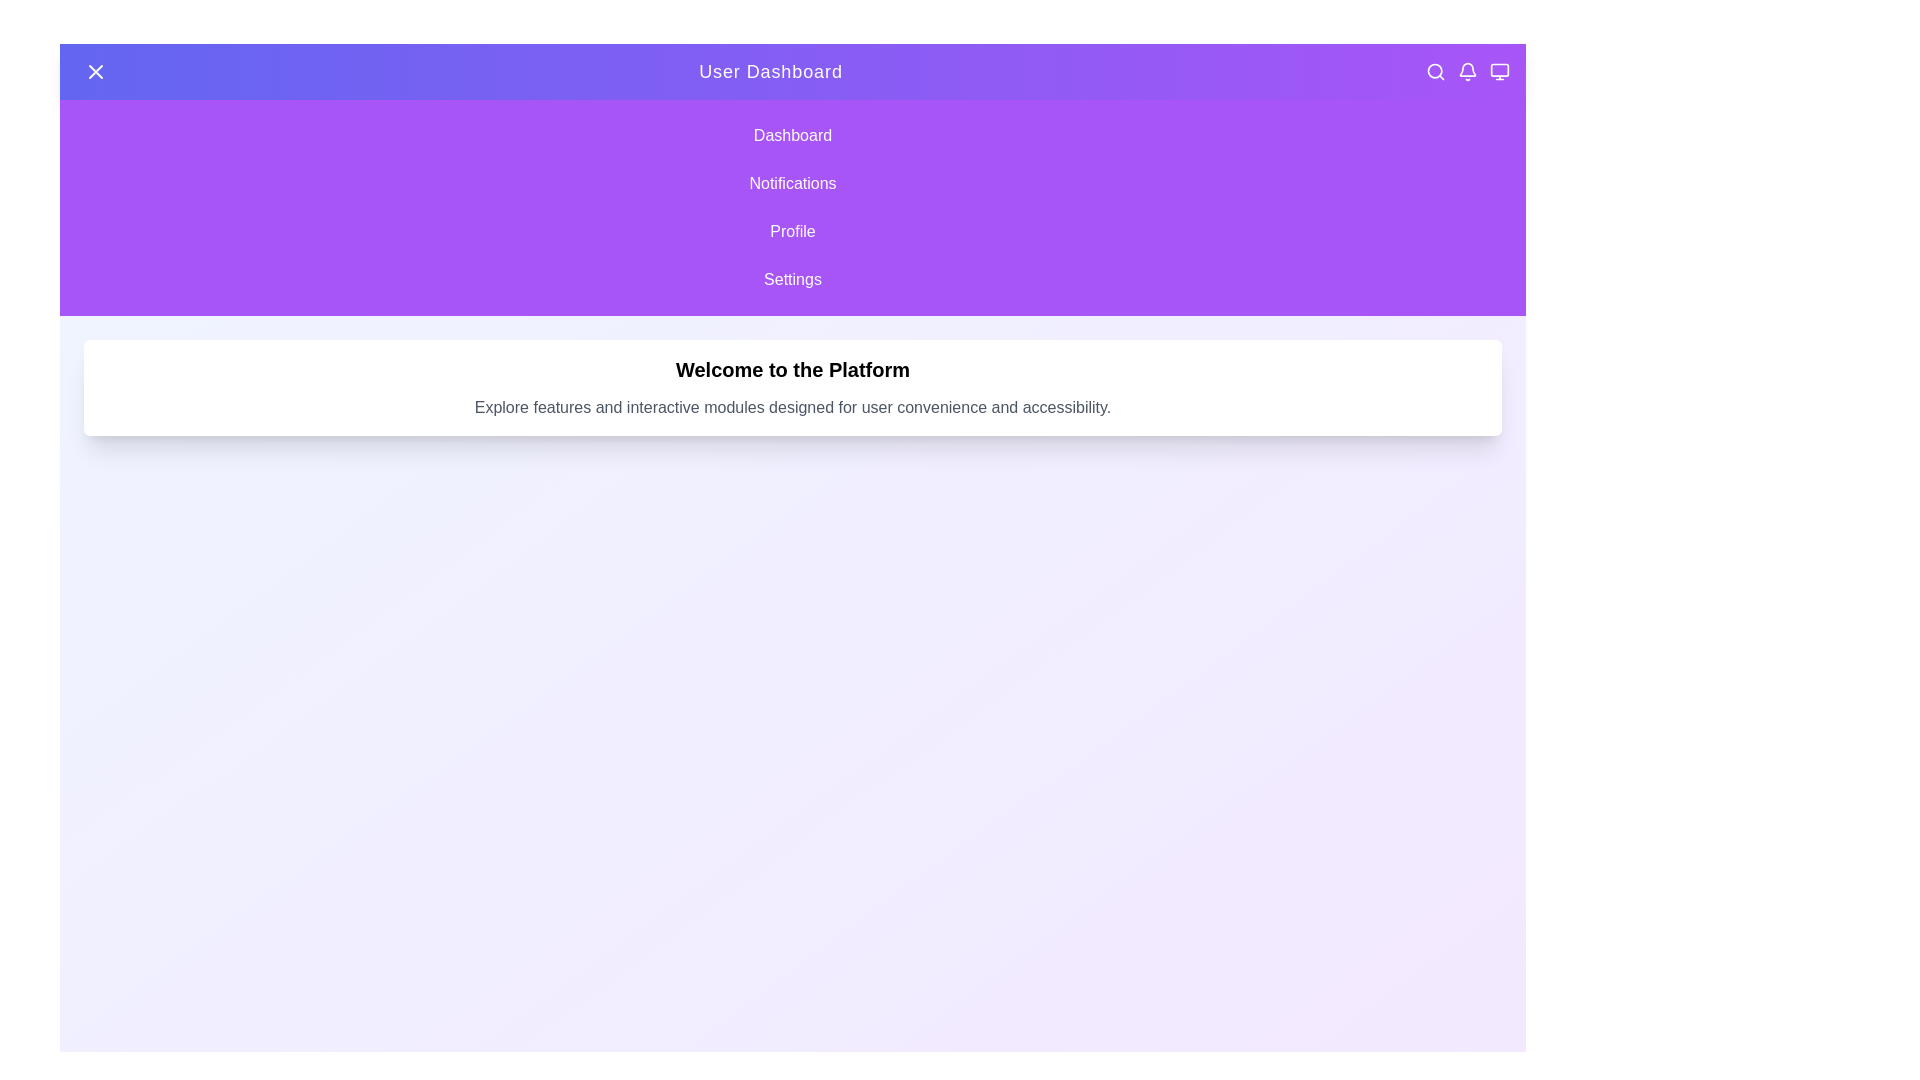 The height and width of the screenshot is (1080, 1920). Describe the element at coordinates (791, 280) in the screenshot. I see `the menu item Settings to observe the hover effect` at that location.